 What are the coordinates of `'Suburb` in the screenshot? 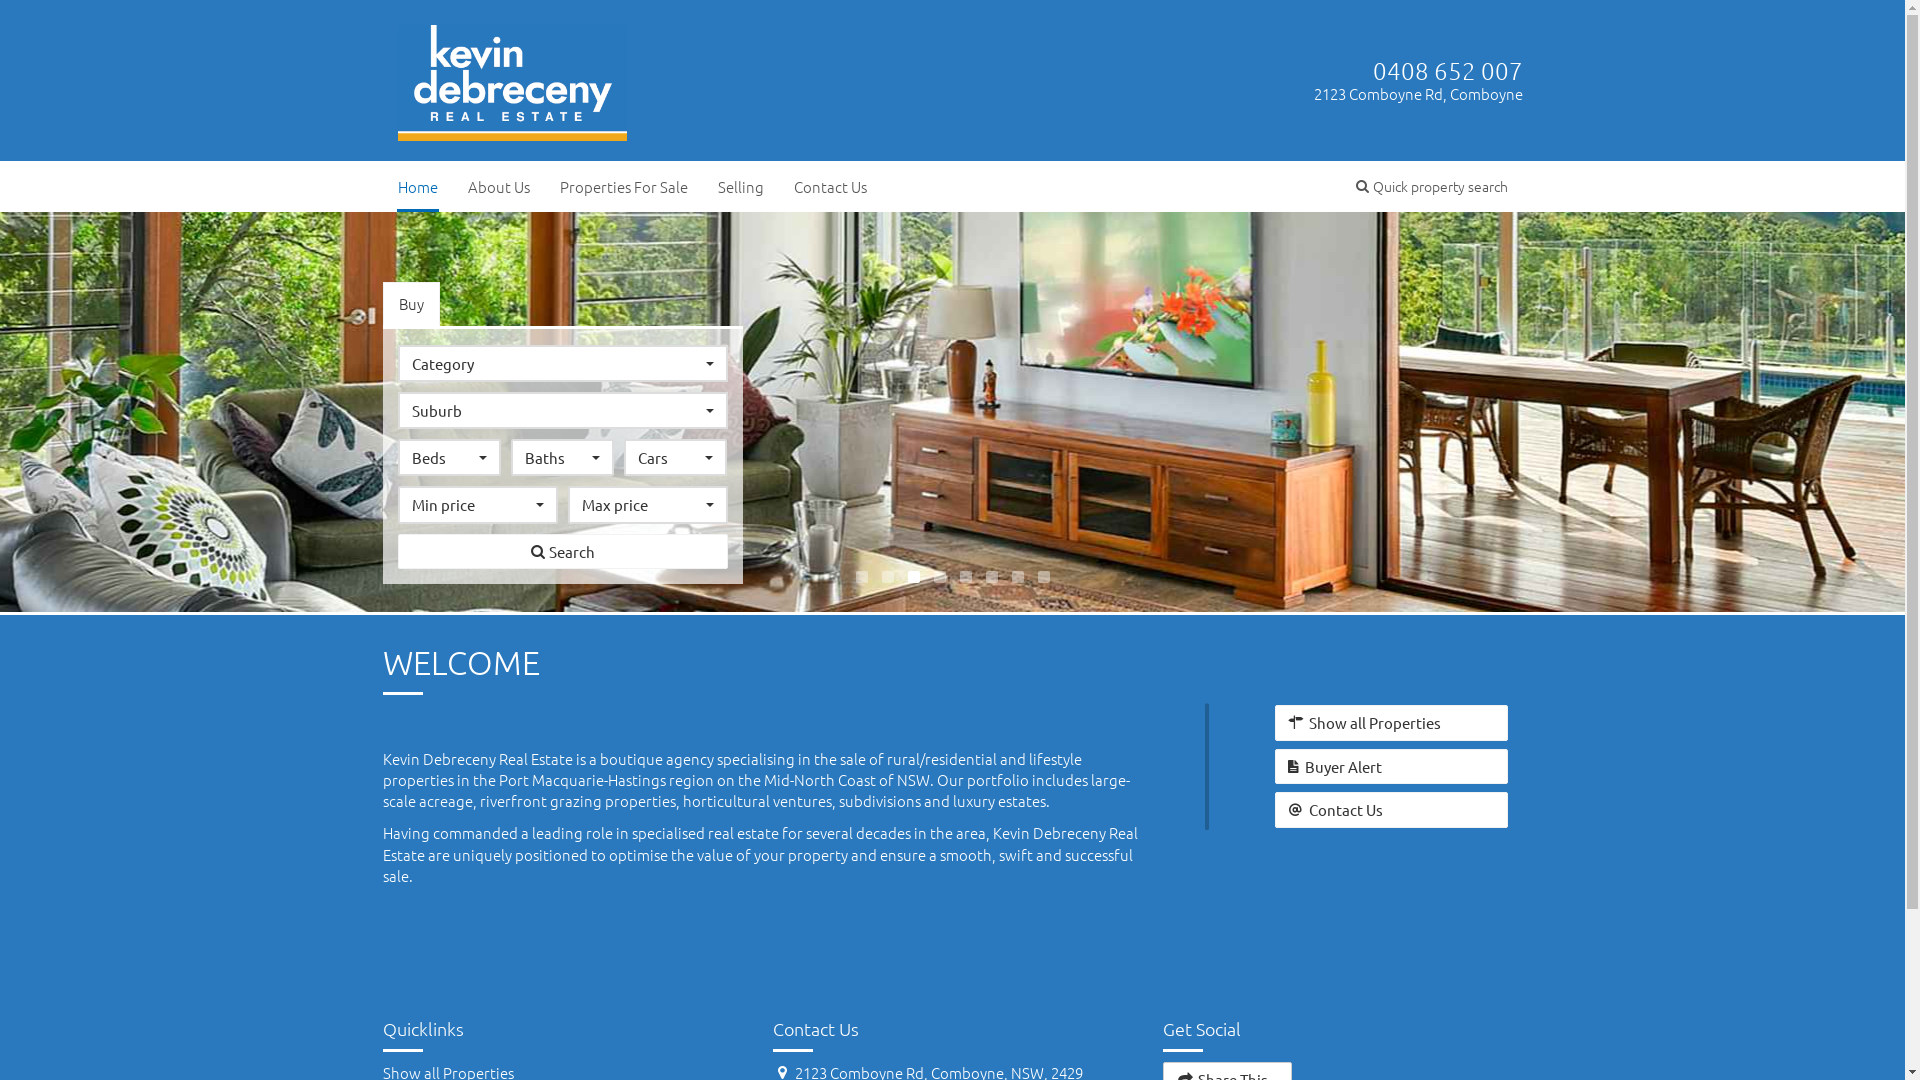 It's located at (561, 409).